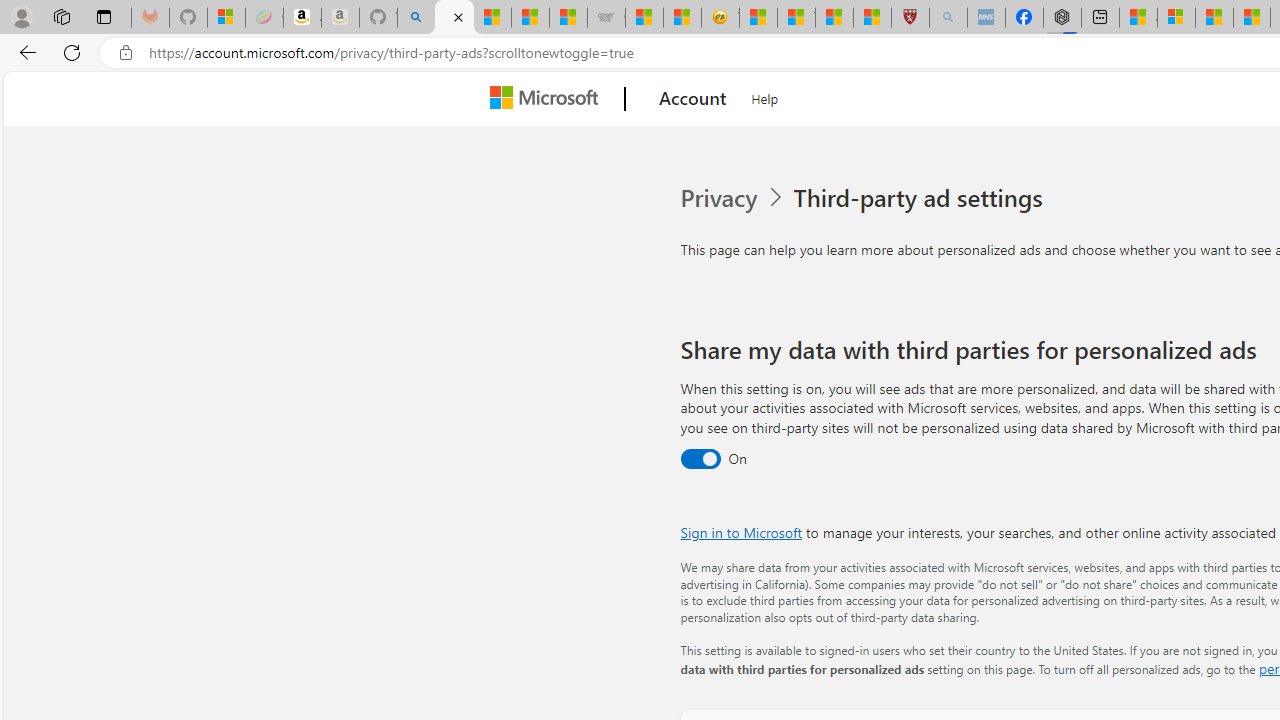 The image size is (1280, 720). I want to click on 'Science - MSN', so click(833, 17).